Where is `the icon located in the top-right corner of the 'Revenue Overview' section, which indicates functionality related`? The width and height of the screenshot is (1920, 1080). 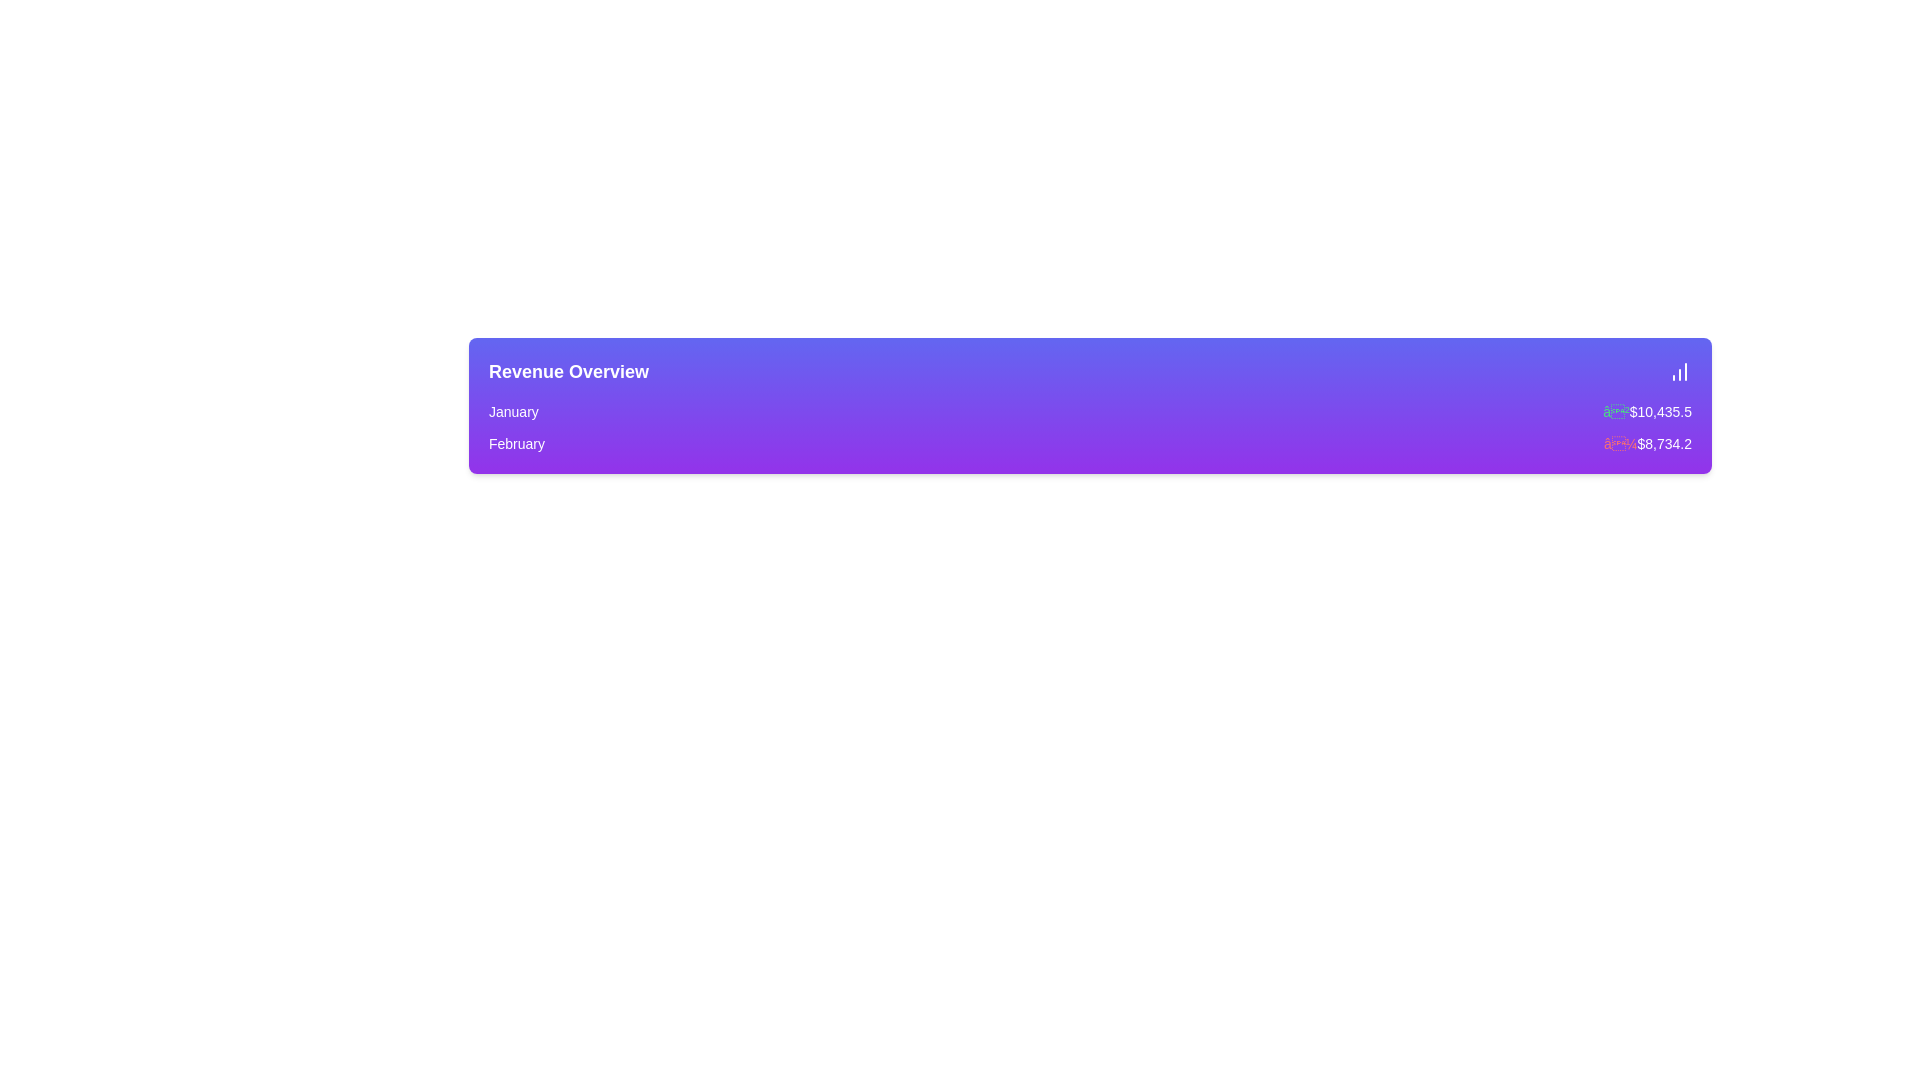 the icon located in the top-right corner of the 'Revenue Overview' section, which indicates functionality related is located at coordinates (1680, 371).